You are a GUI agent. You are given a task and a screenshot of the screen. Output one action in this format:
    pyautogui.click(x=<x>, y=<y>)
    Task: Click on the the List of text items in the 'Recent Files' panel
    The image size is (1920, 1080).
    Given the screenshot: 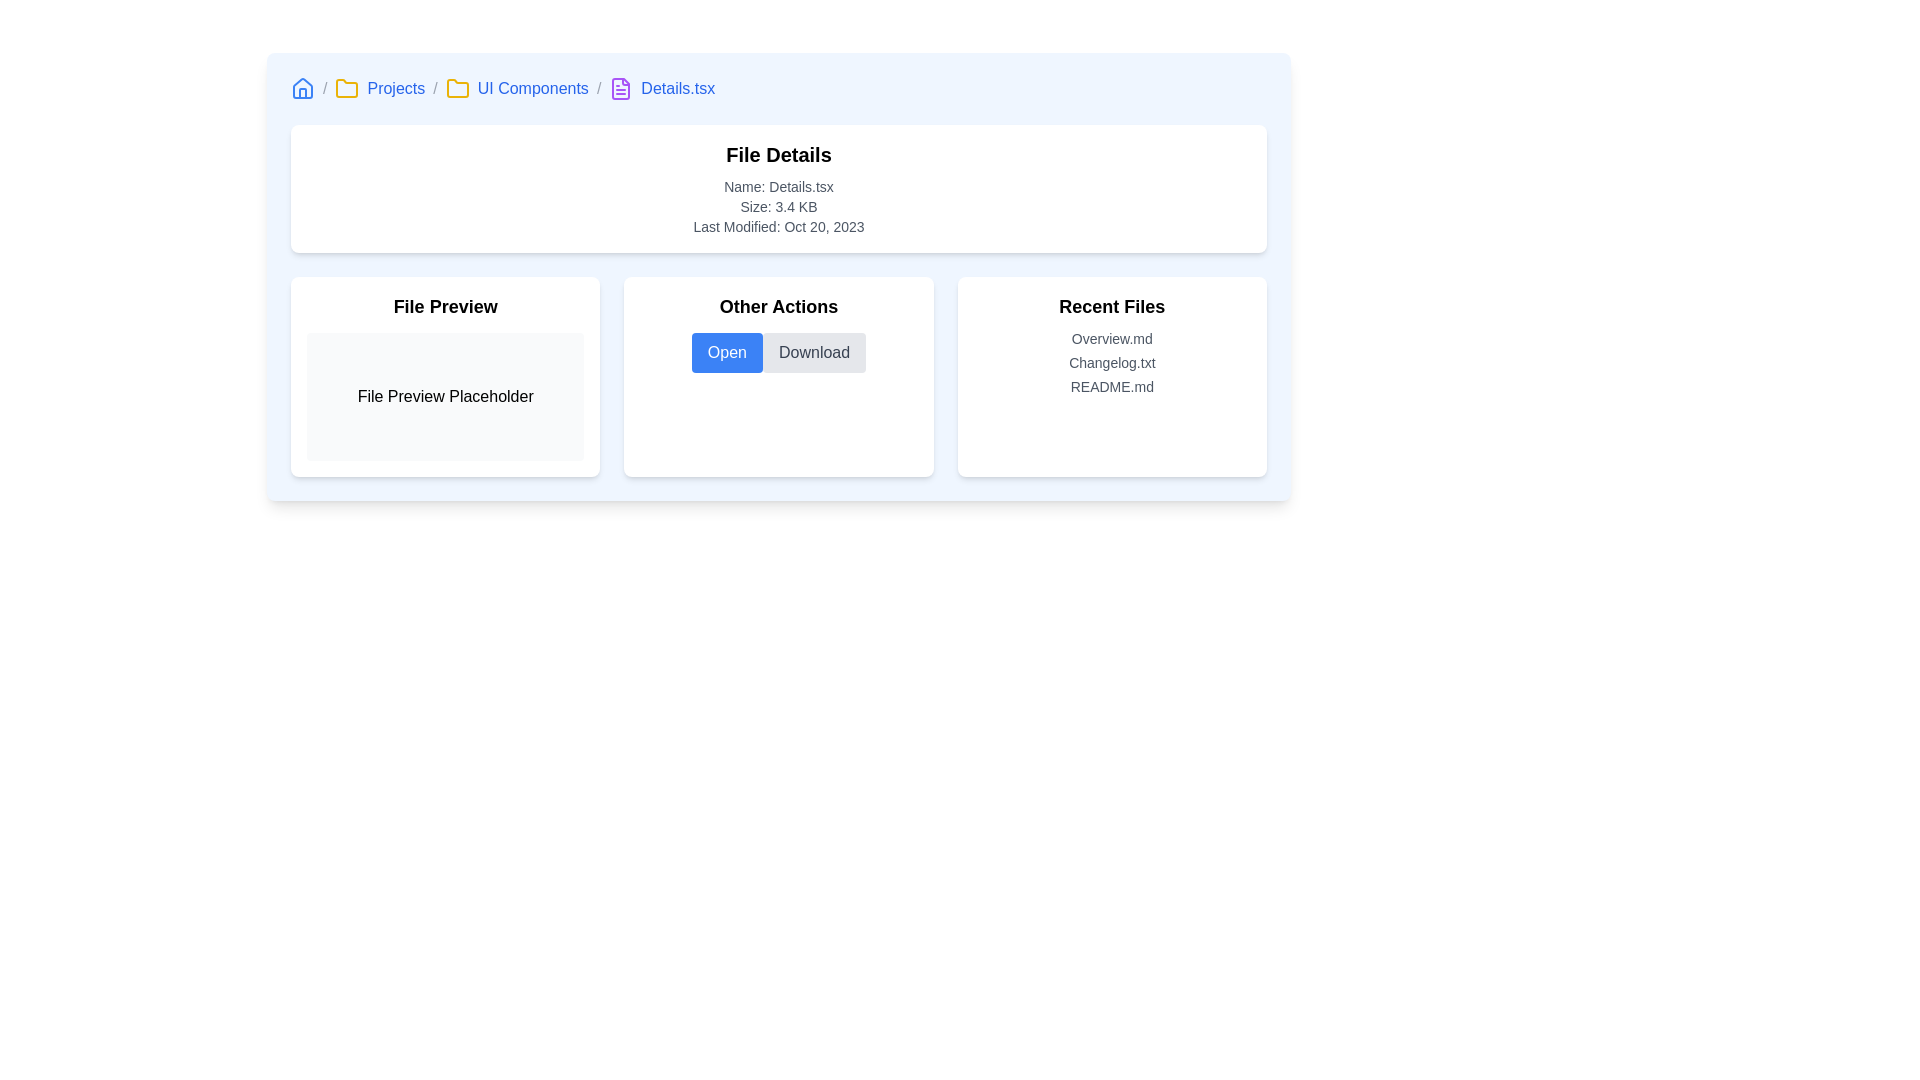 What is the action you would take?
    pyautogui.click(x=1111, y=362)
    